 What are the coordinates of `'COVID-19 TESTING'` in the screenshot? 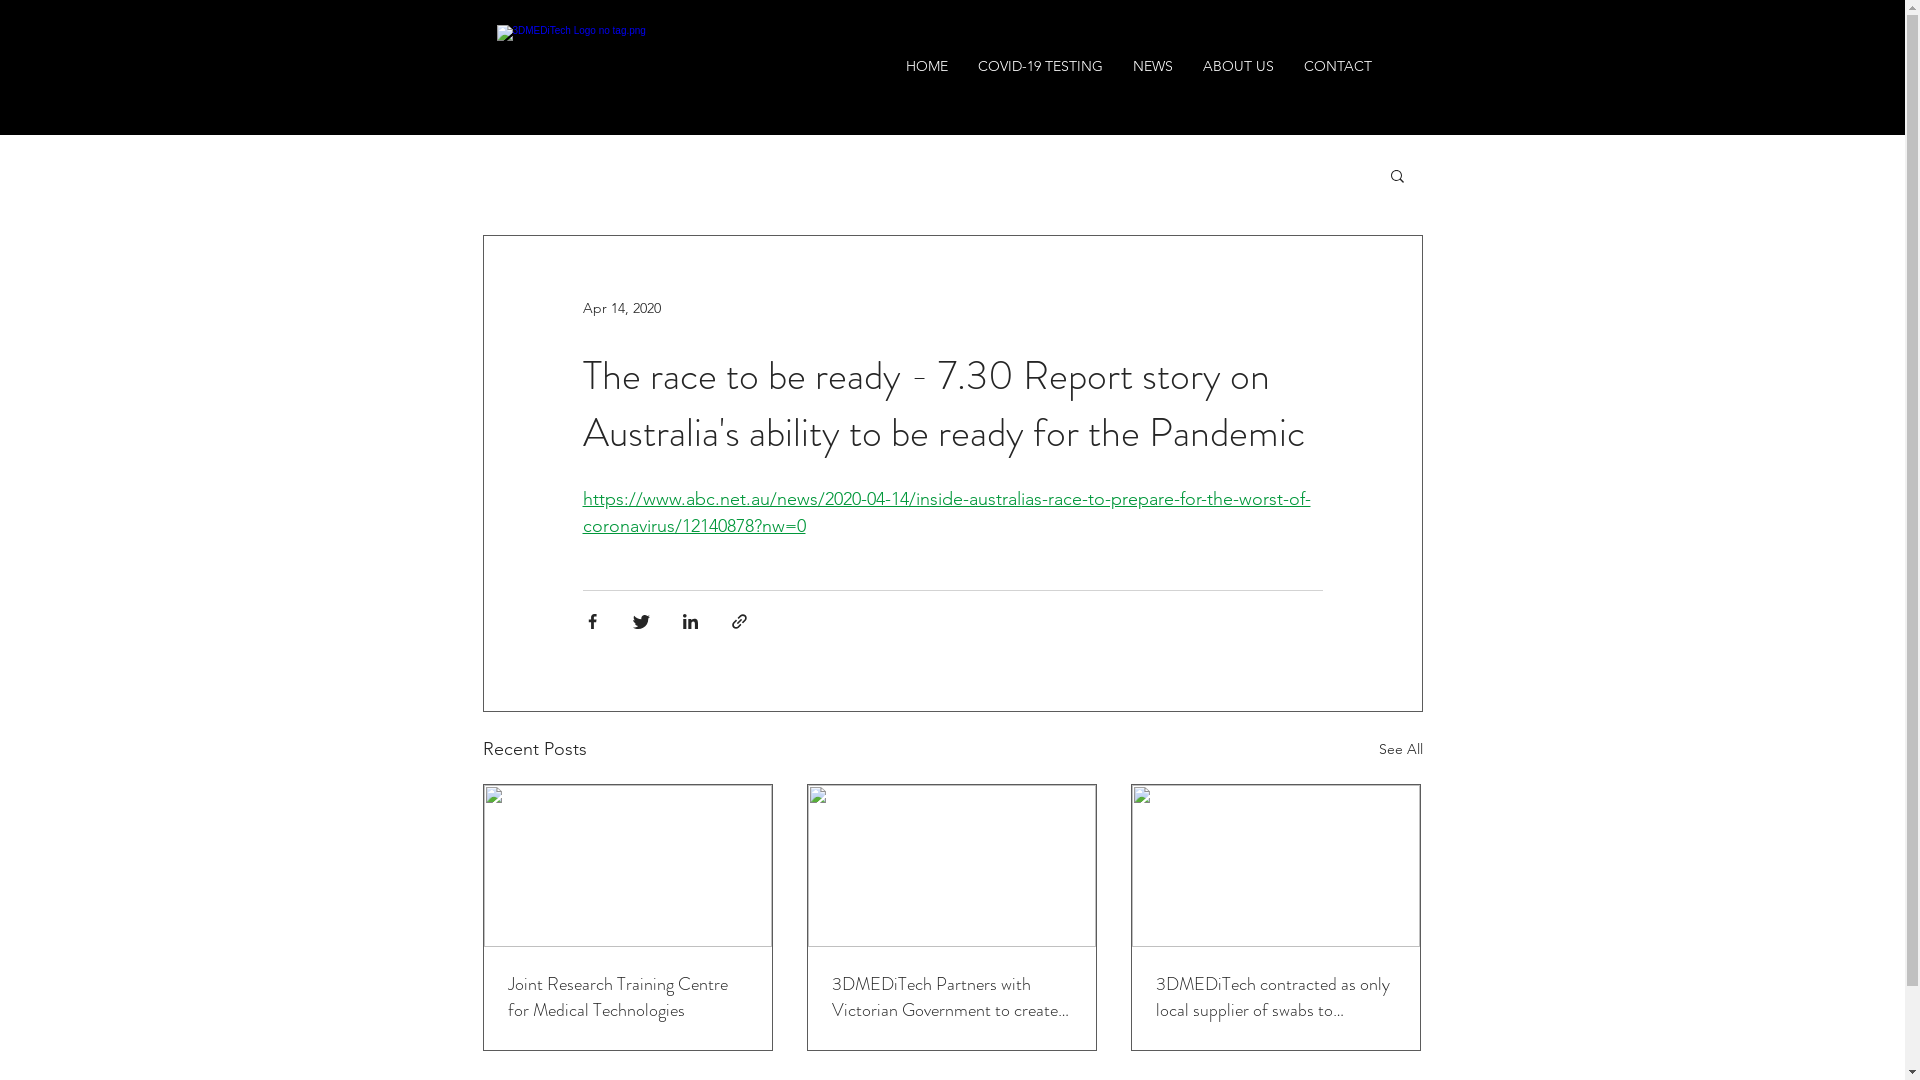 It's located at (1039, 65).